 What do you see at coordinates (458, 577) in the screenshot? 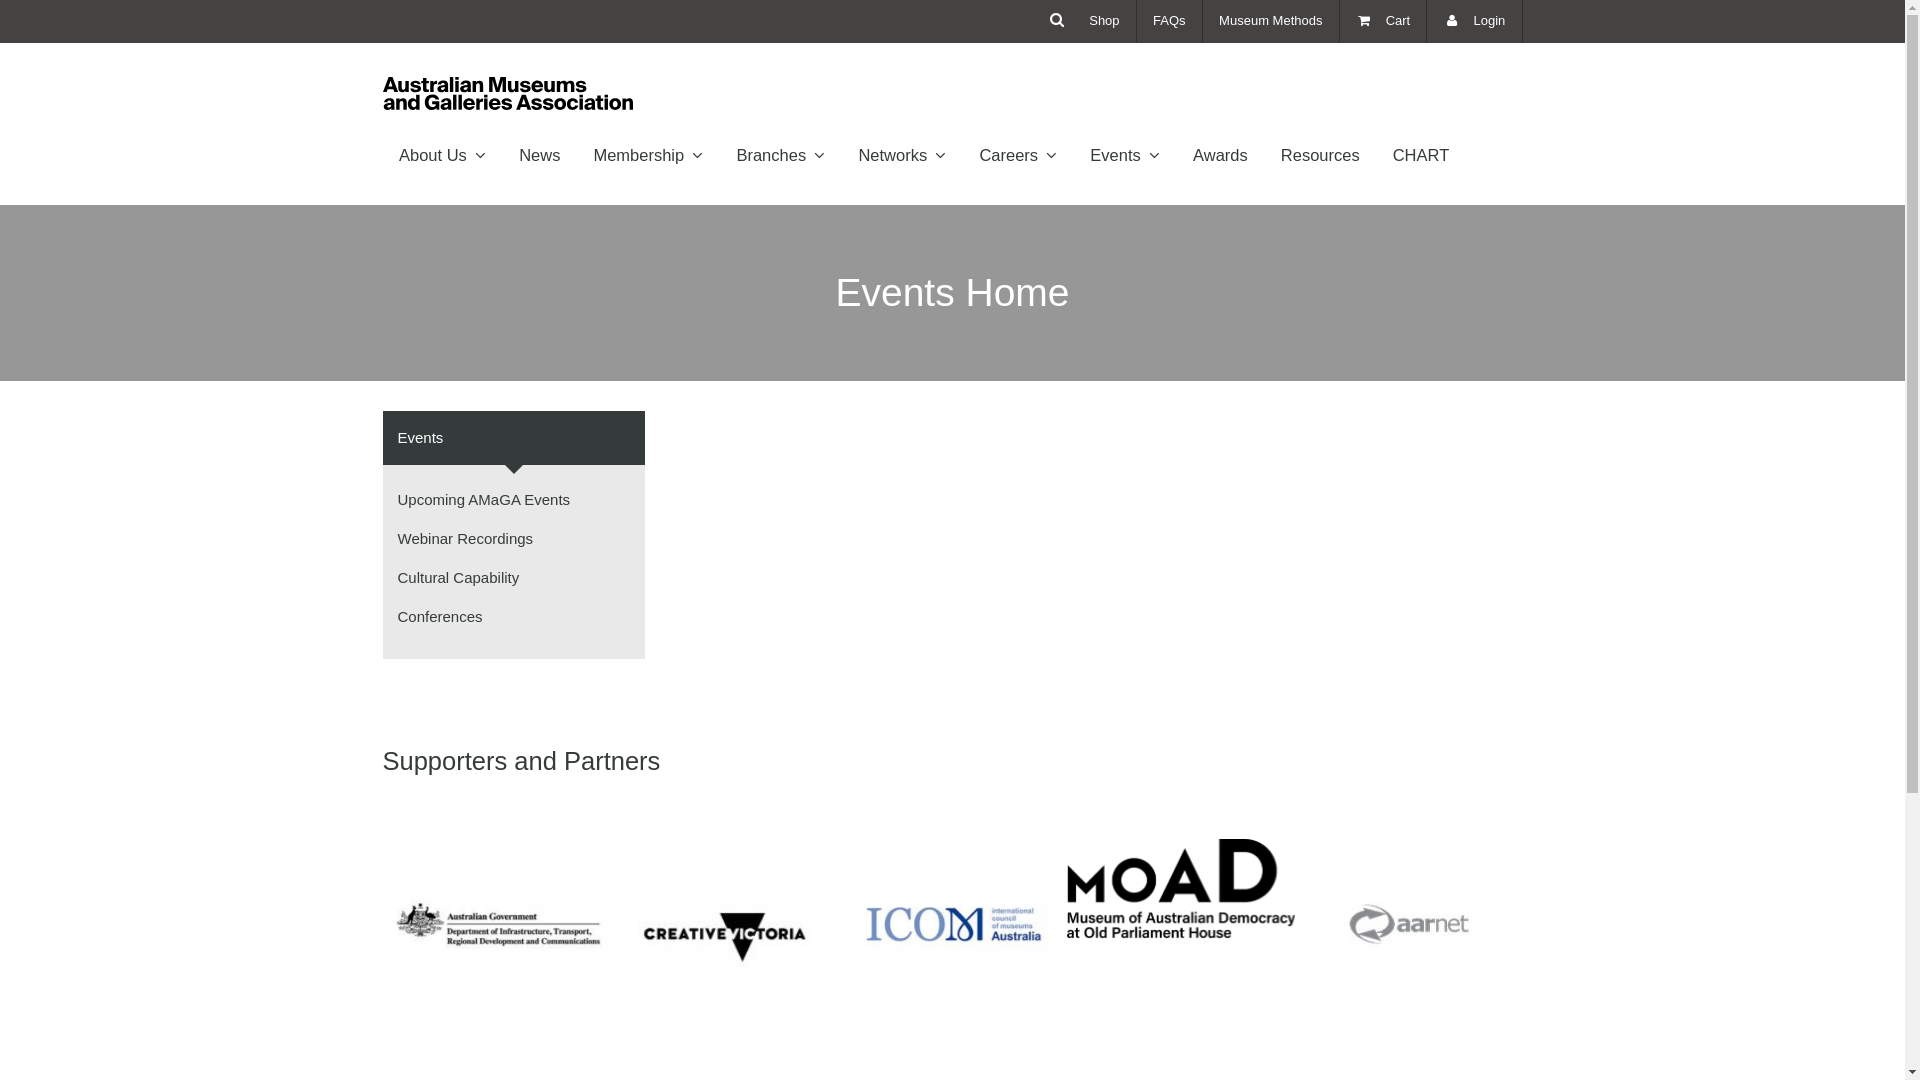
I see `'Cultural Capability'` at bounding box center [458, 577].